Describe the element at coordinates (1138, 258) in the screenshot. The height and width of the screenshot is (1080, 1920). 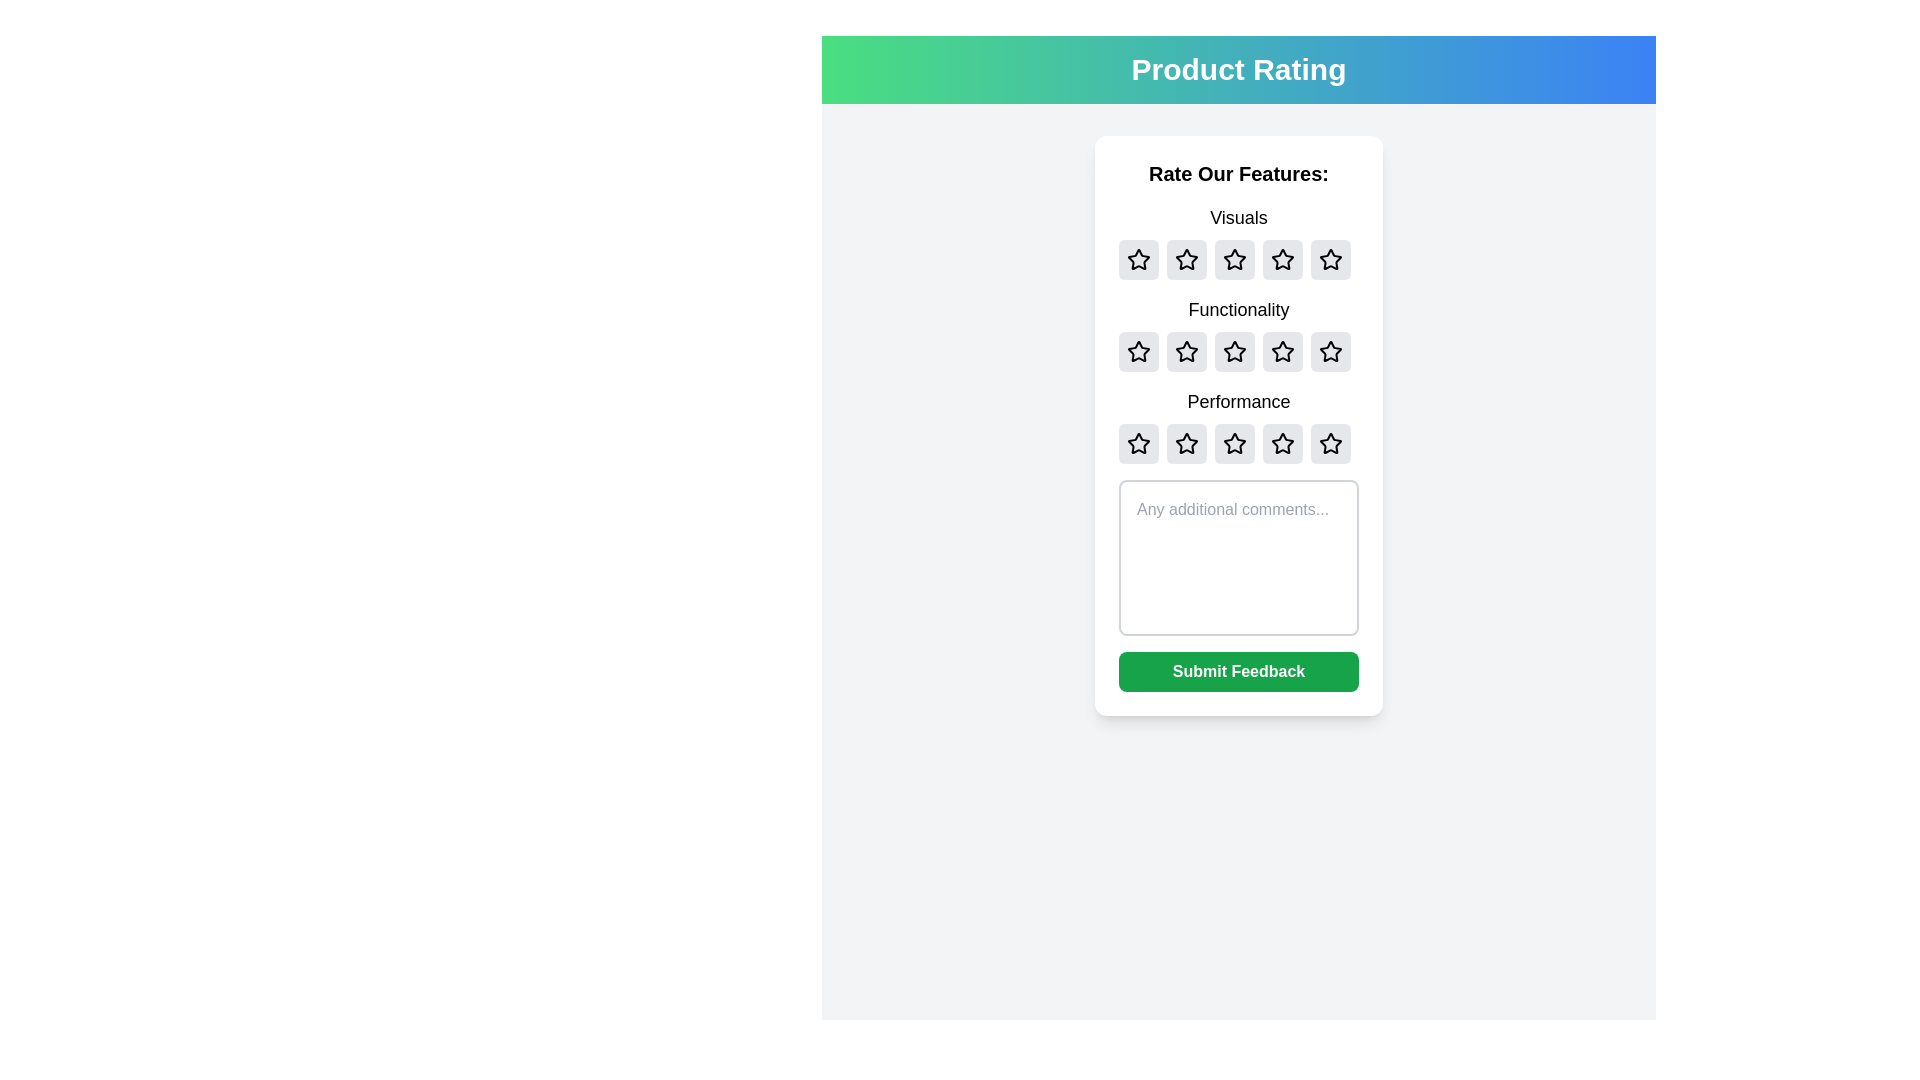
I see `the first star icon in the 'Visuals' category` at that location.